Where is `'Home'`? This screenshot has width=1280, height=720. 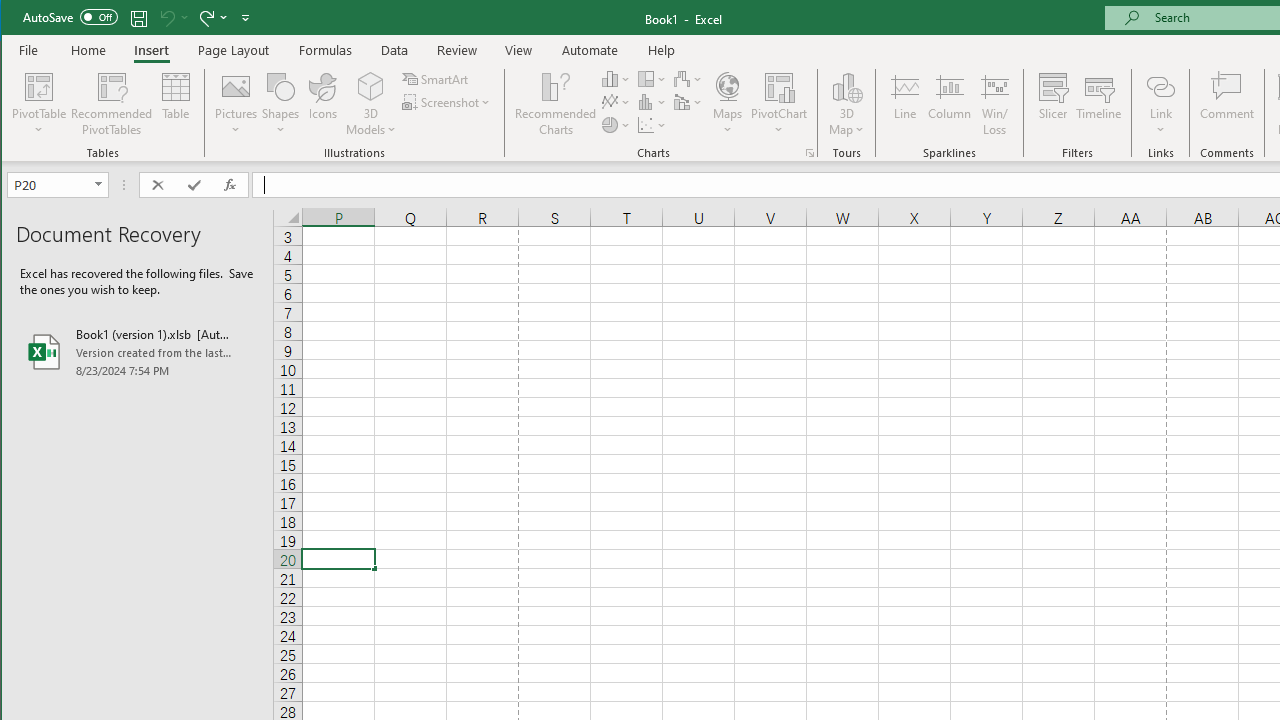
'Home' is located at coordinates (87, 49).